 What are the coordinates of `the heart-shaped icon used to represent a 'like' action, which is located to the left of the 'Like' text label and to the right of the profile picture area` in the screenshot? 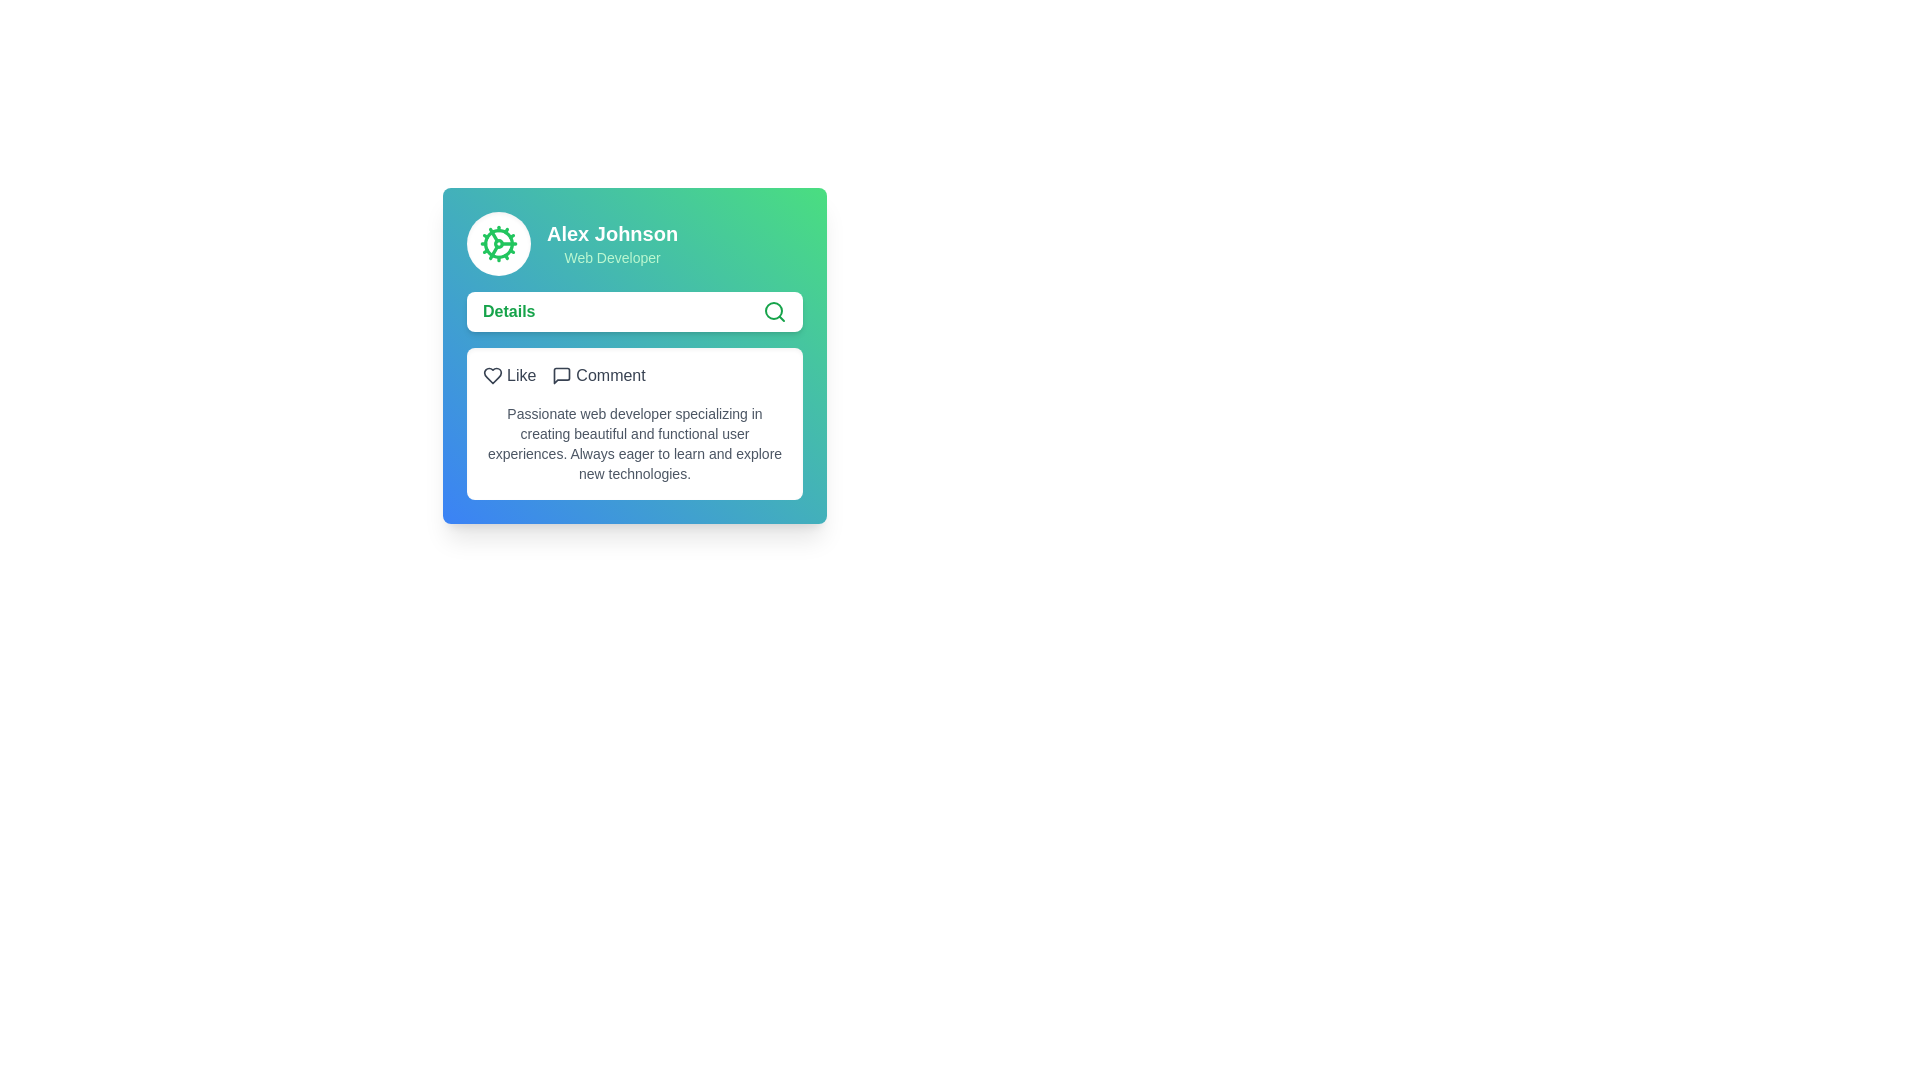 It's located at (493, 375).